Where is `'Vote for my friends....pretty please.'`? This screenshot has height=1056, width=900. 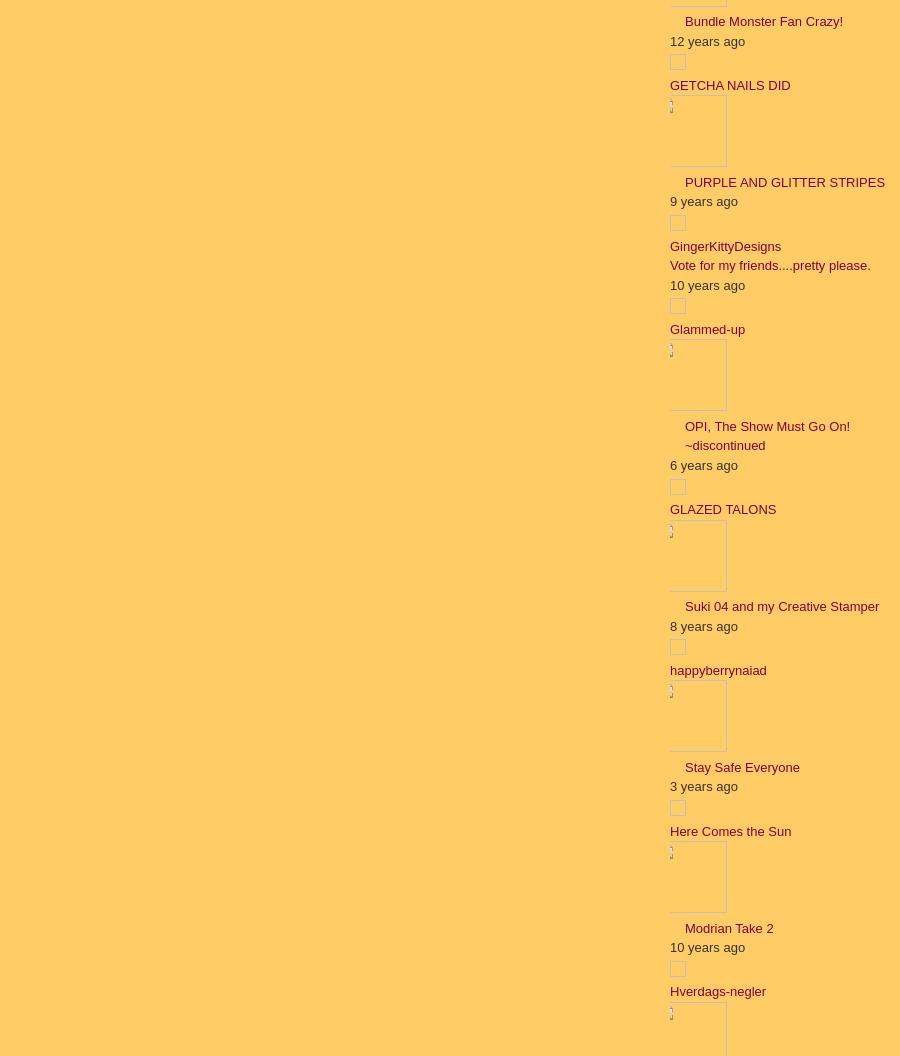
'Vote for my friends....pretty please.' is located at coordinates (769, 265).